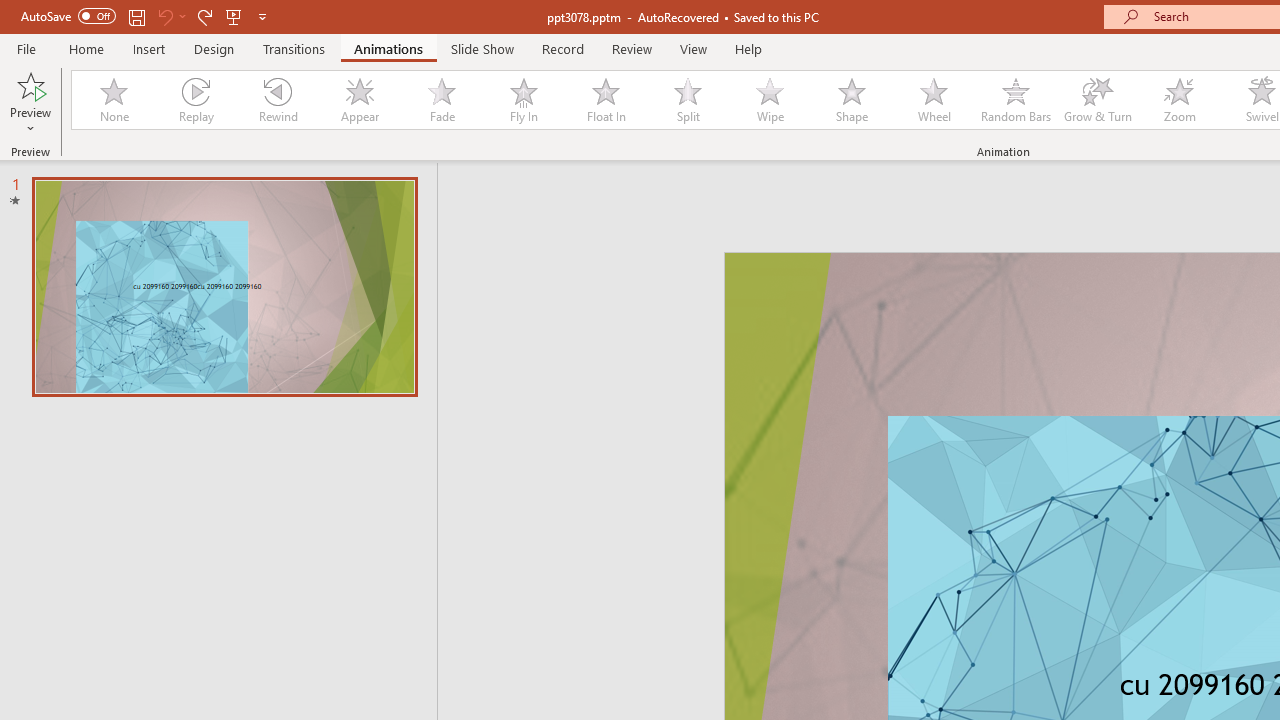 The image size is (1280, 720). Describe the element at coordinates (30, 84) in the screenshot. I see `'Preview'` at that location.